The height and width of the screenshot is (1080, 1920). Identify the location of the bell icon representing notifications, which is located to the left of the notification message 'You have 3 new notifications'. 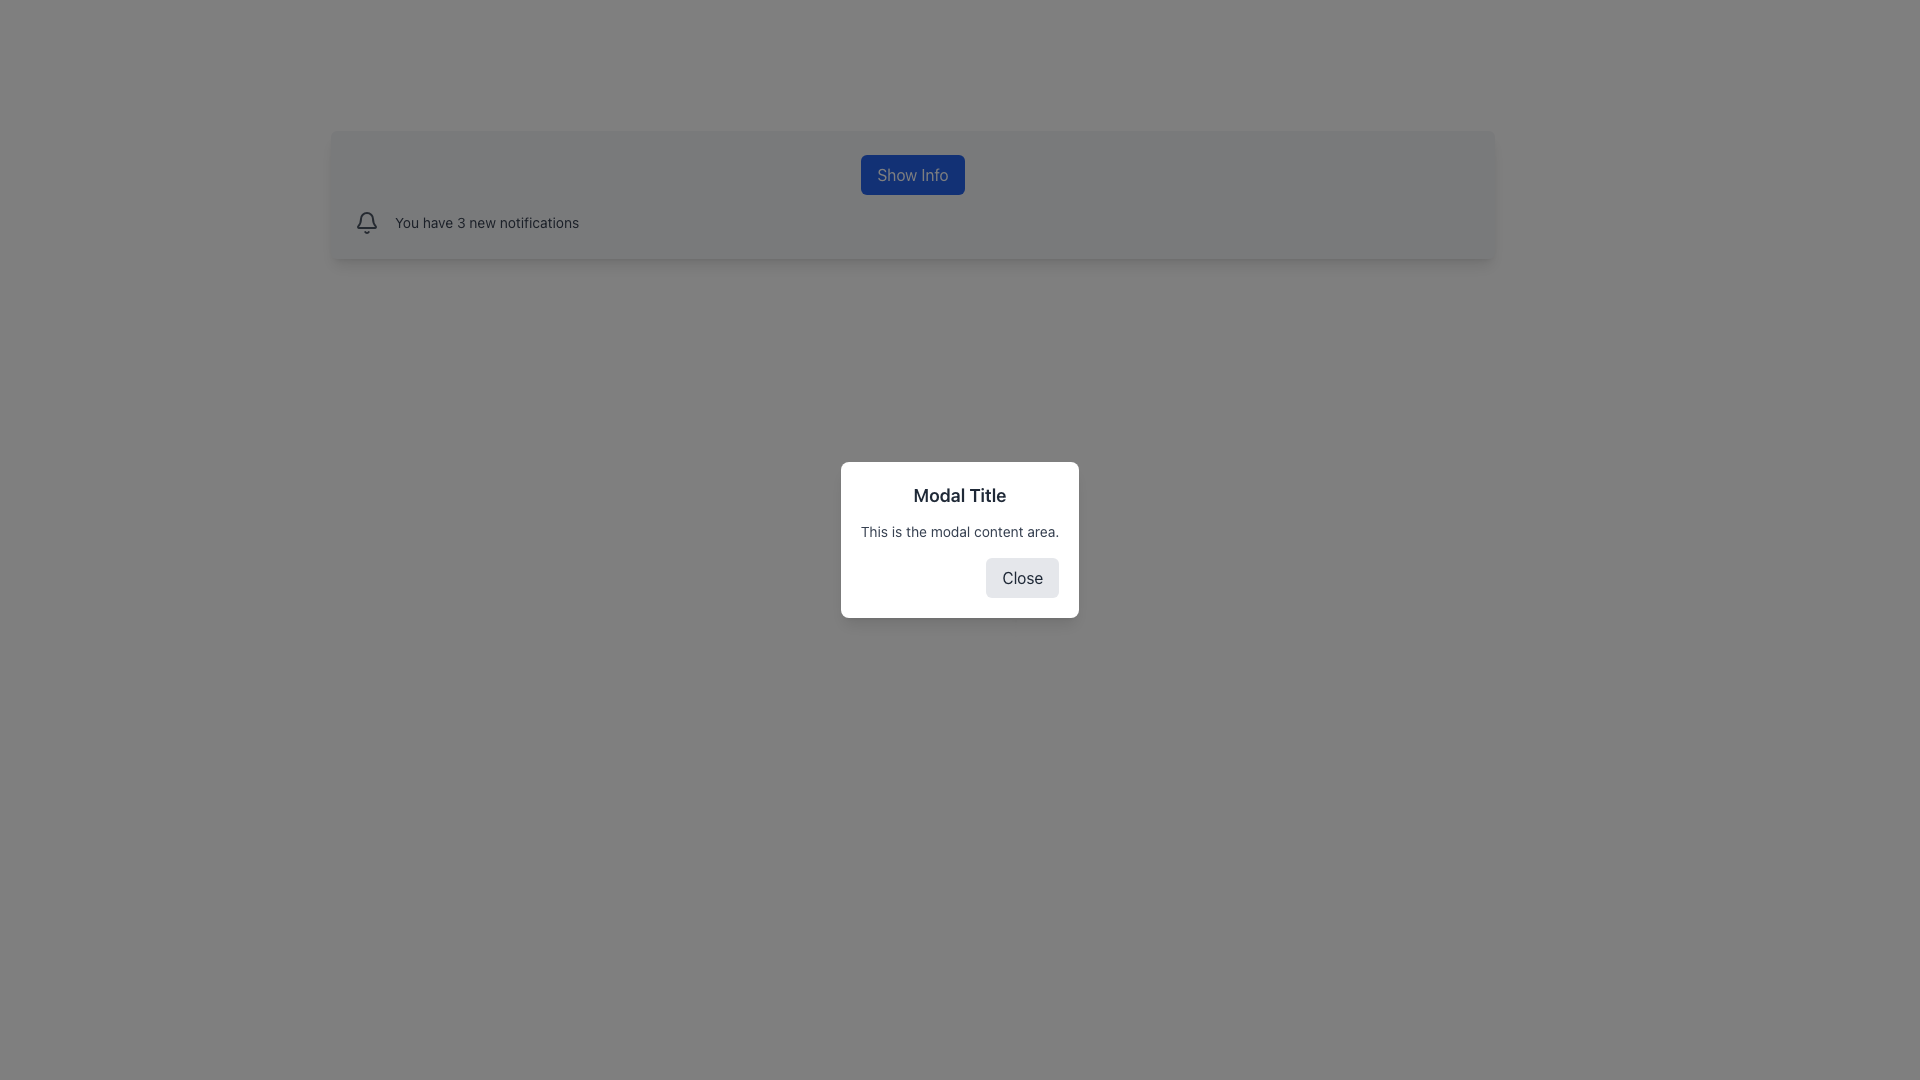
(366, 223).